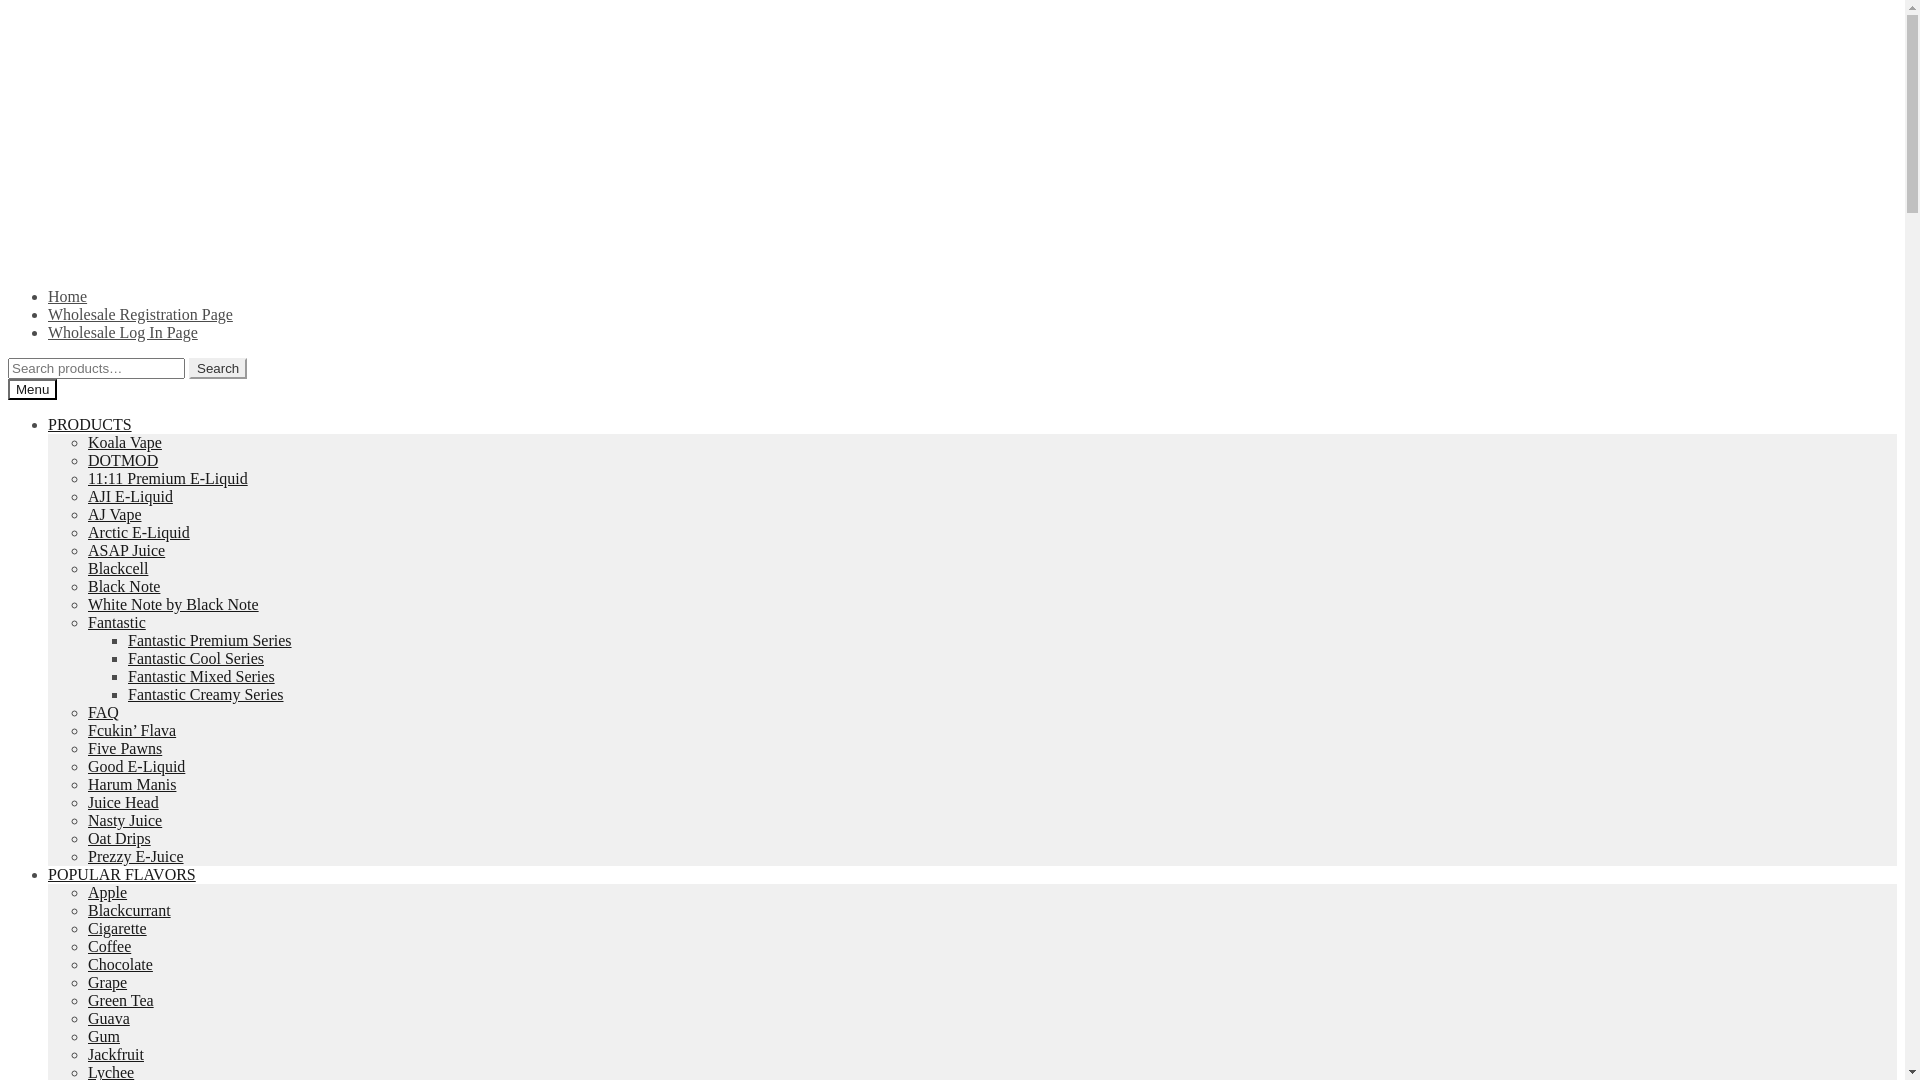 The image size is (1920, 1080). I want to click on 'FAQ', so click(86, 711).